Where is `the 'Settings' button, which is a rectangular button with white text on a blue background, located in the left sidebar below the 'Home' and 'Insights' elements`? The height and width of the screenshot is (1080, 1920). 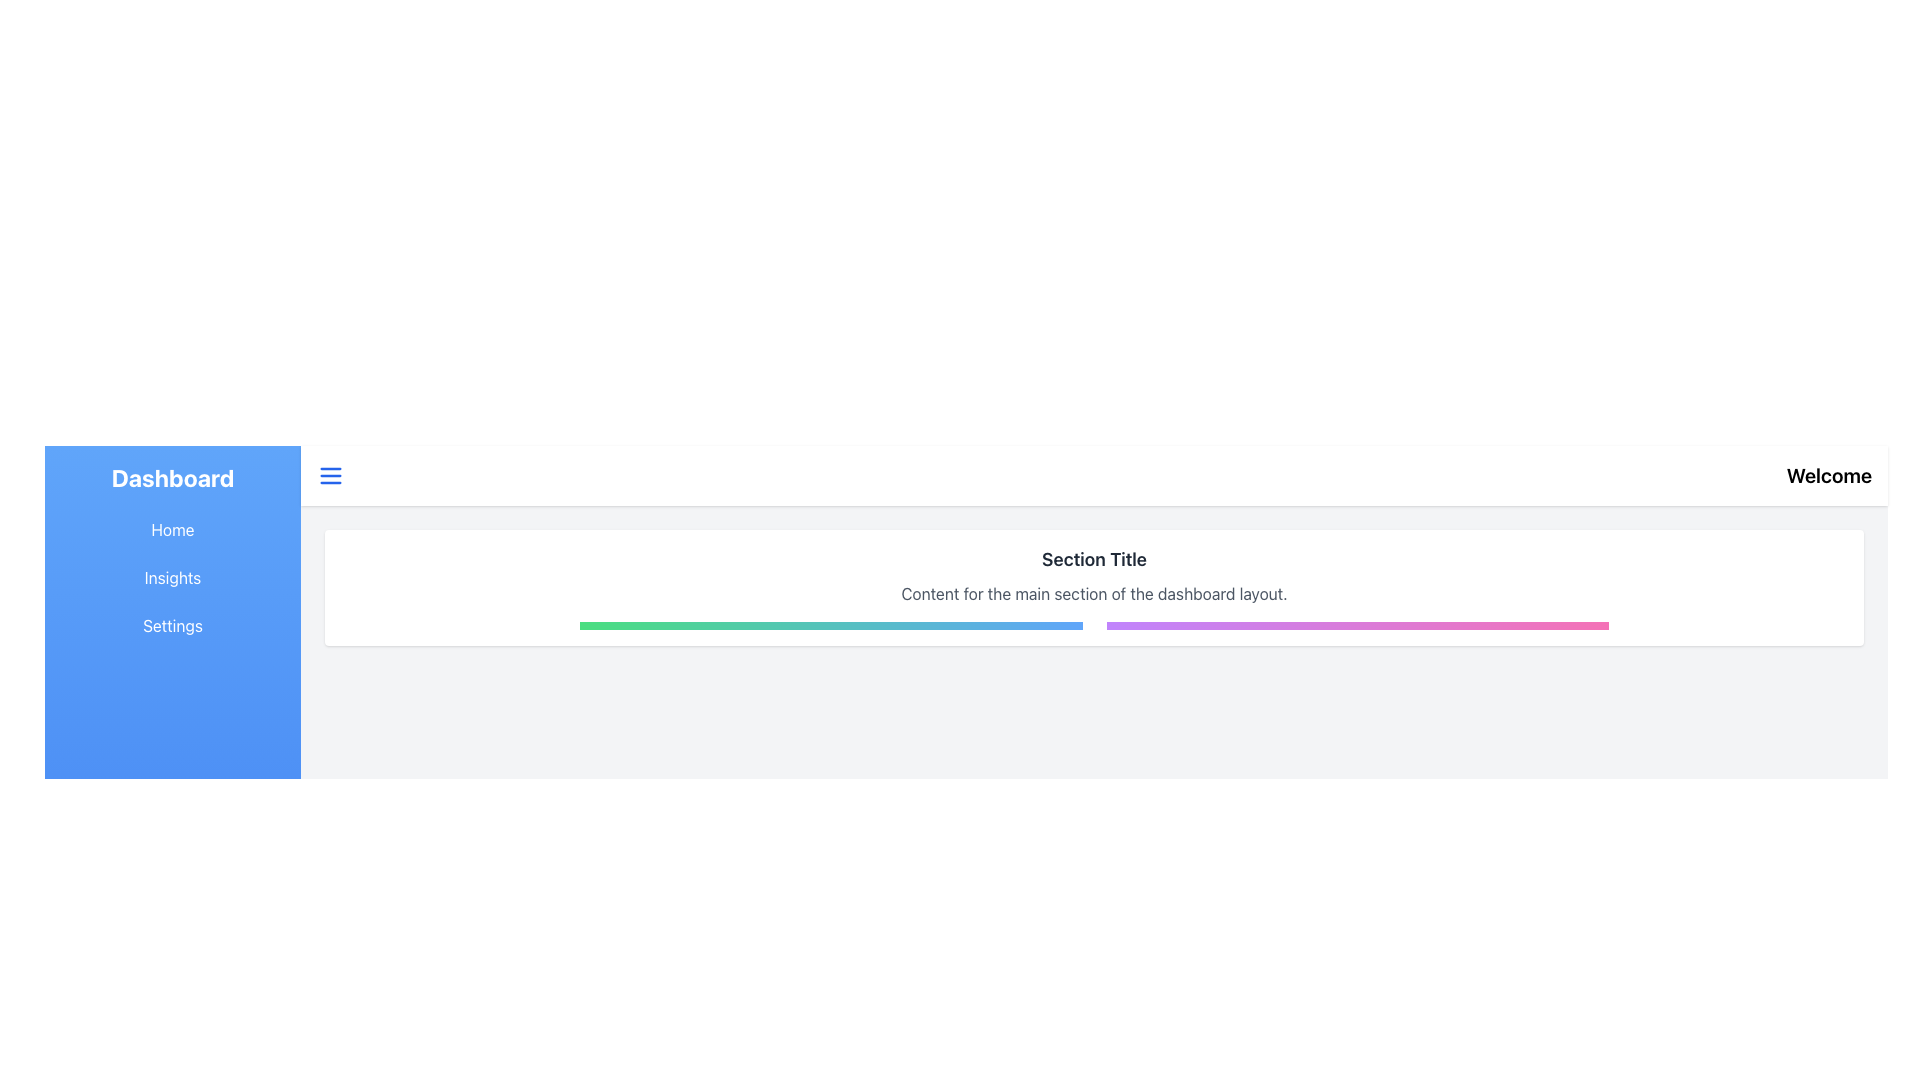 the 'Settings' button, which is a rectangular button with white text on a blue background, located in the left sidebar below the 'Home' and 'Insights' elements is located at coordinates (172, 624).